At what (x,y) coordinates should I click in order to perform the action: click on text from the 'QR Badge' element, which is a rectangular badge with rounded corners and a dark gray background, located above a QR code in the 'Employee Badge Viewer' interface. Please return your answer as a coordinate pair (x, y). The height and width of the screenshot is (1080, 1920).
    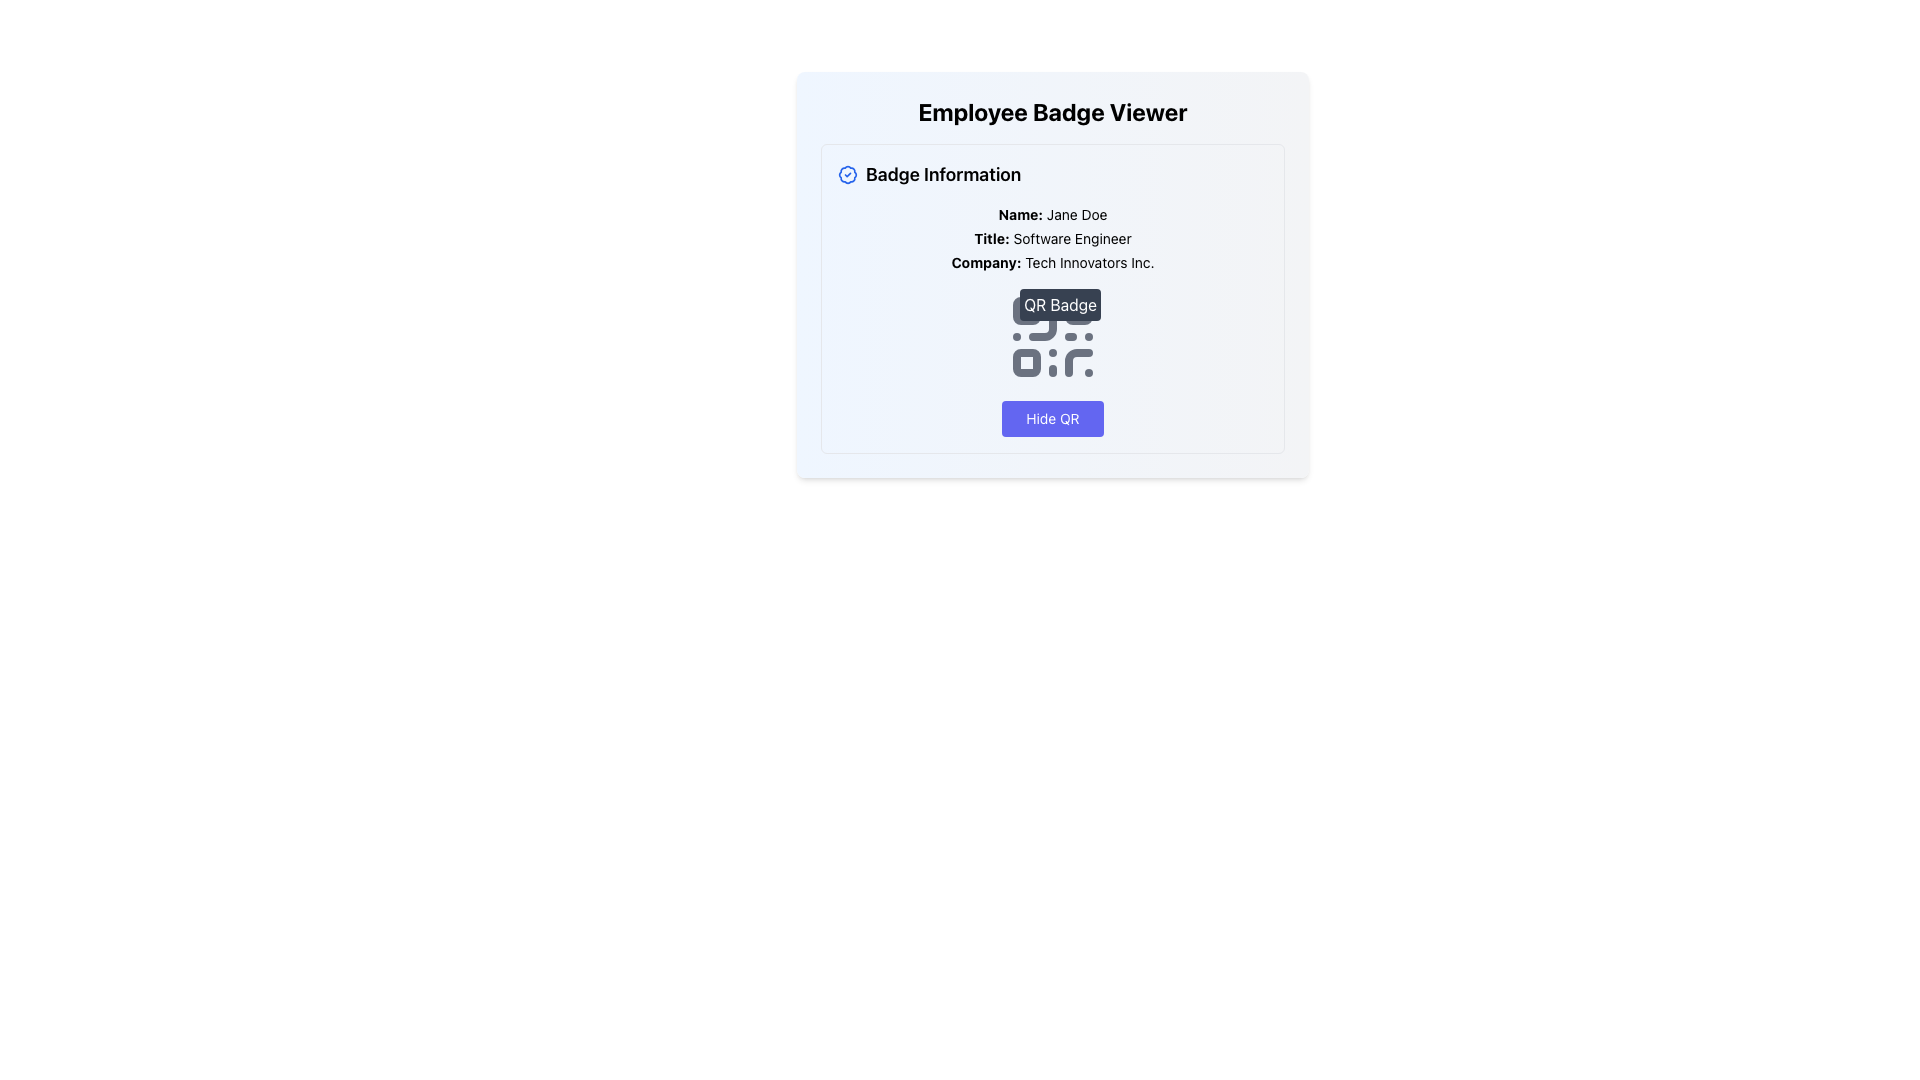
    Looking at the image, I should click on (1059, 304).